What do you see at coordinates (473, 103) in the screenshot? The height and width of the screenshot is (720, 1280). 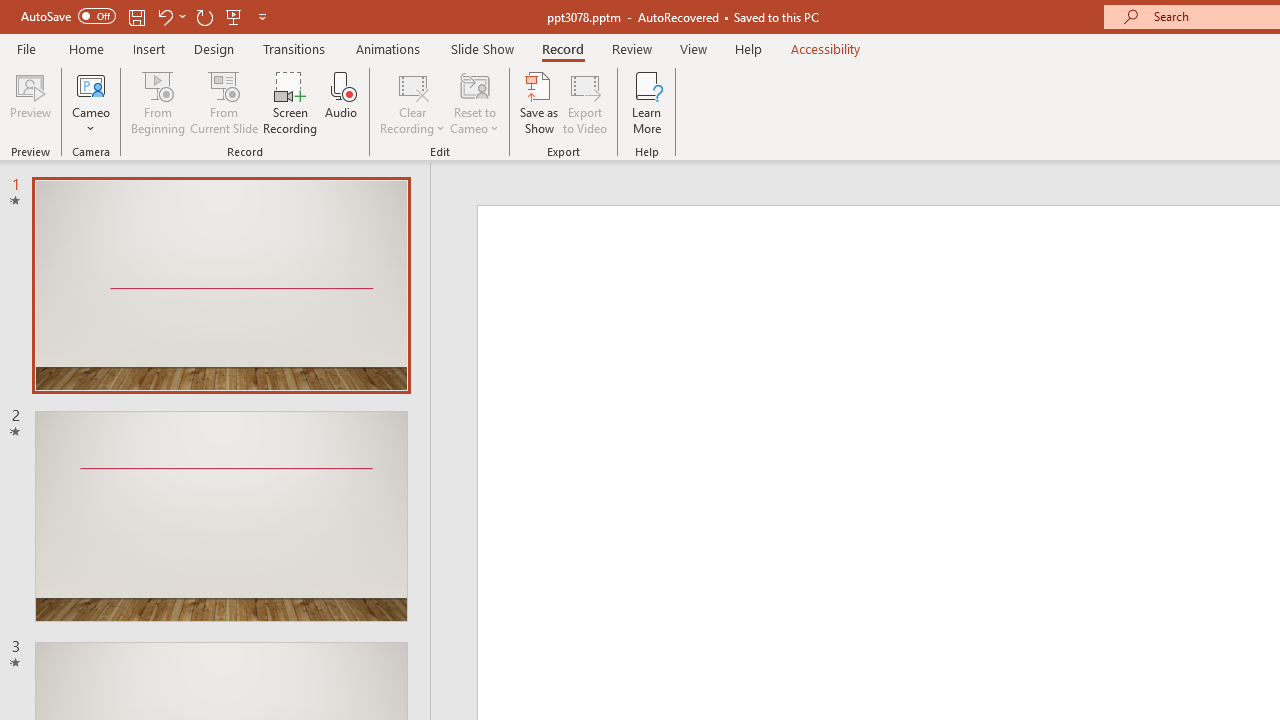 I see `'Reset to Cameo'` at bounding box center [473, 103].